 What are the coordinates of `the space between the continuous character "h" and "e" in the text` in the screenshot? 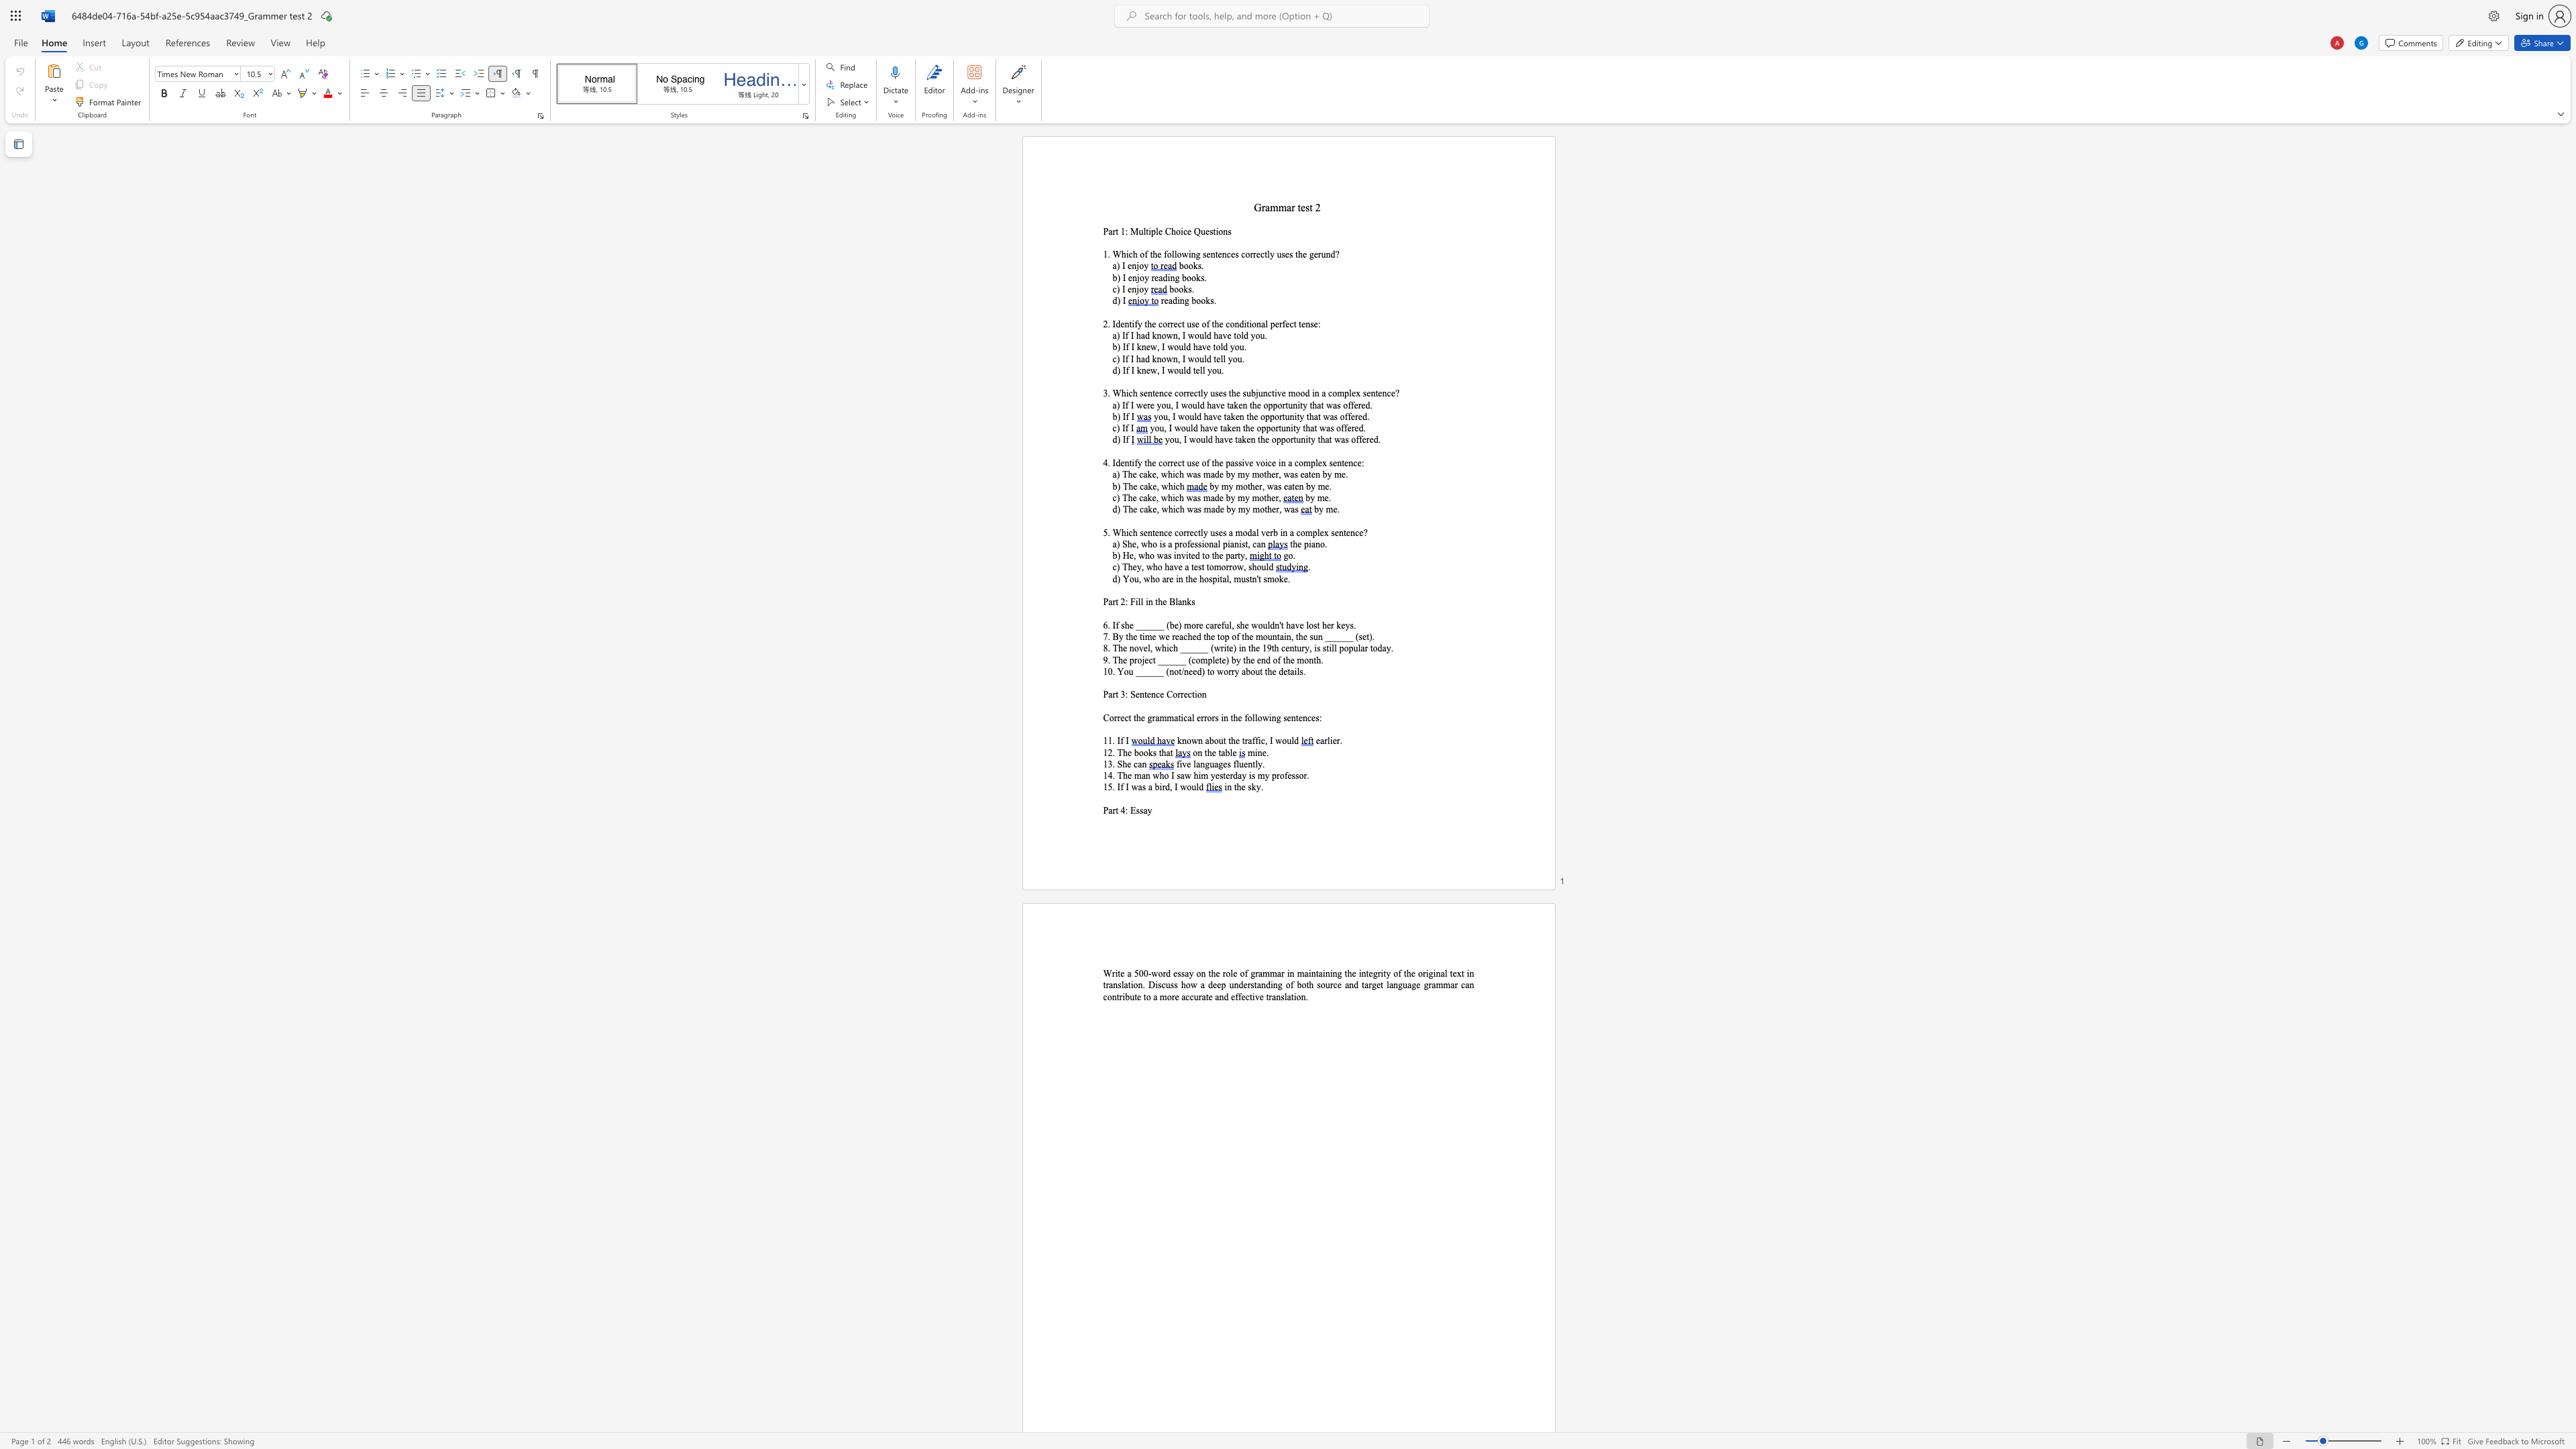 It's located at (1127, 764).